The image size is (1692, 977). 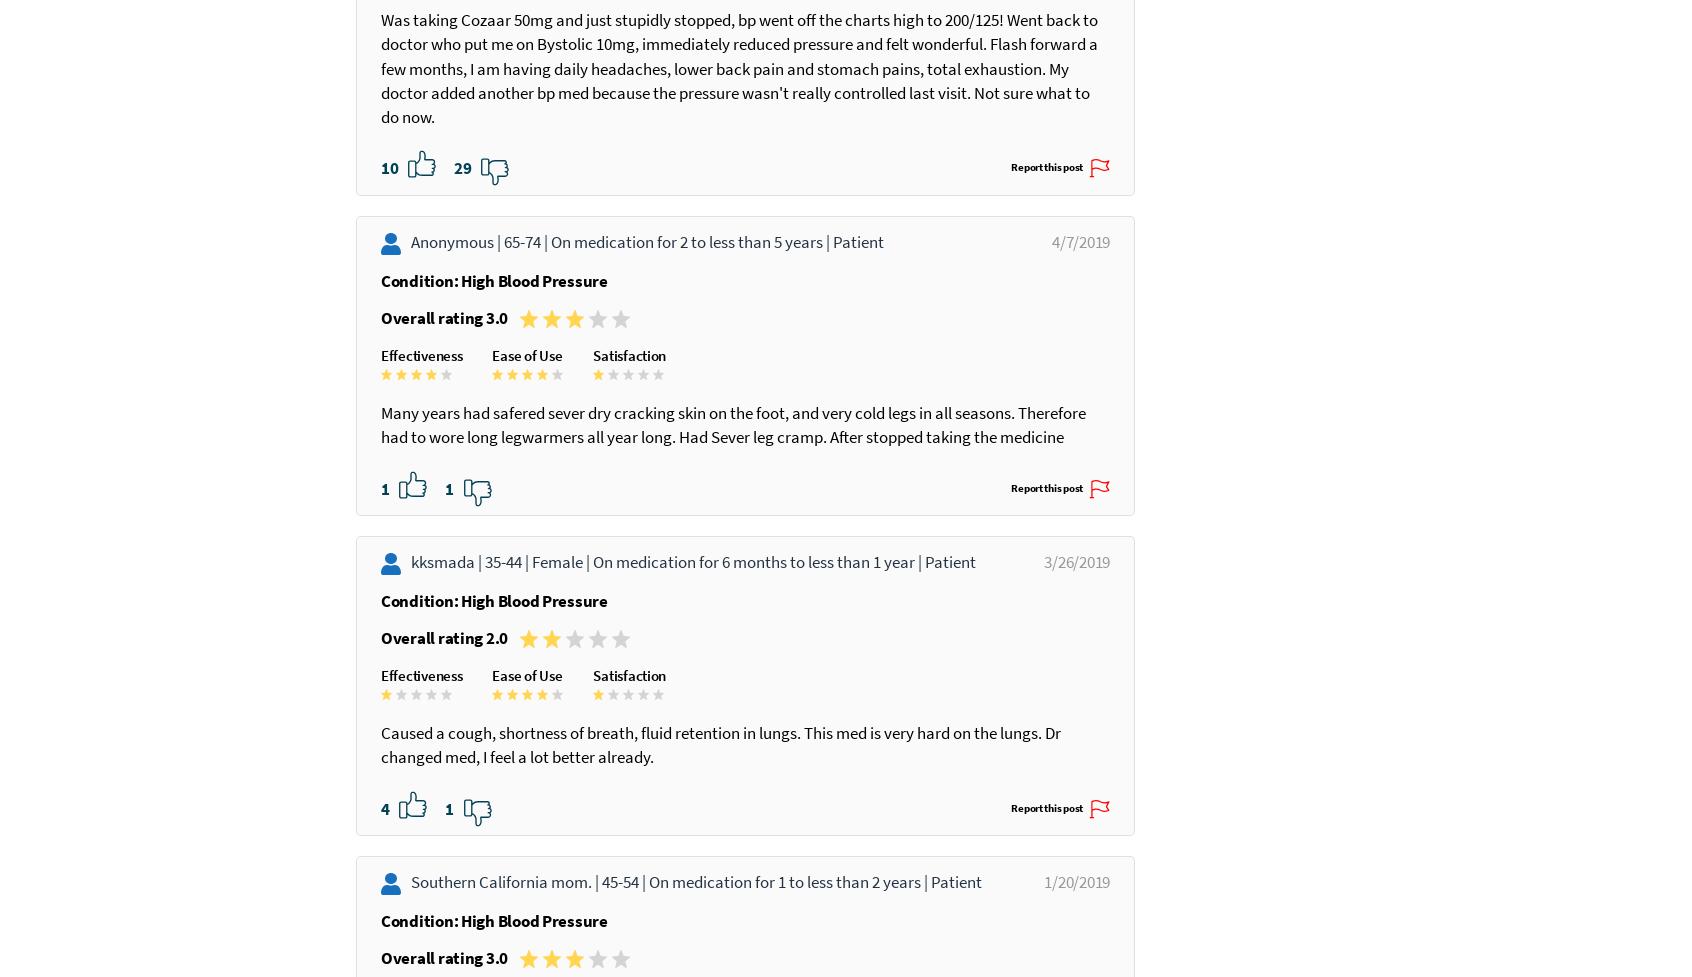 What do you see at coordinates (531, 683) in the screenshot?
I see `'Female |'` at bounding box center [531, 683].